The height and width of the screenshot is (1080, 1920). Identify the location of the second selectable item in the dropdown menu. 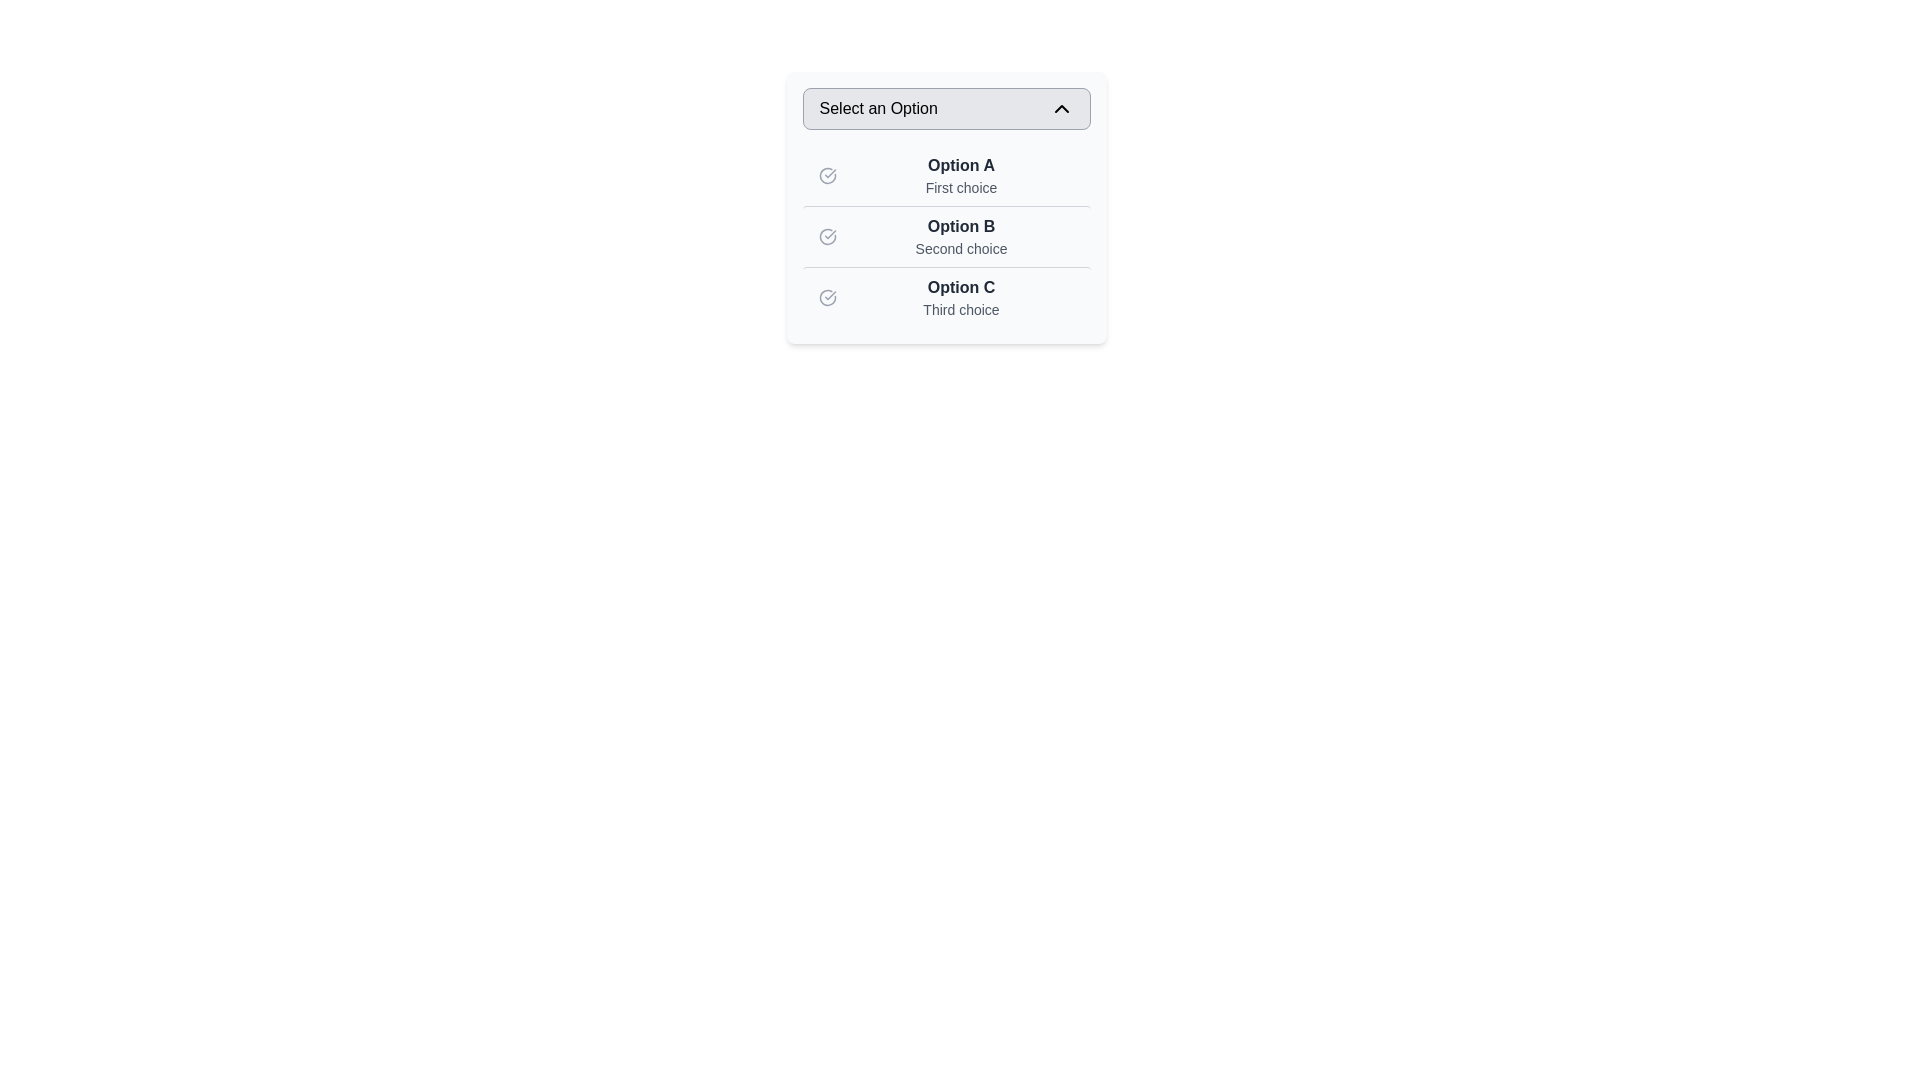
(945, 235).